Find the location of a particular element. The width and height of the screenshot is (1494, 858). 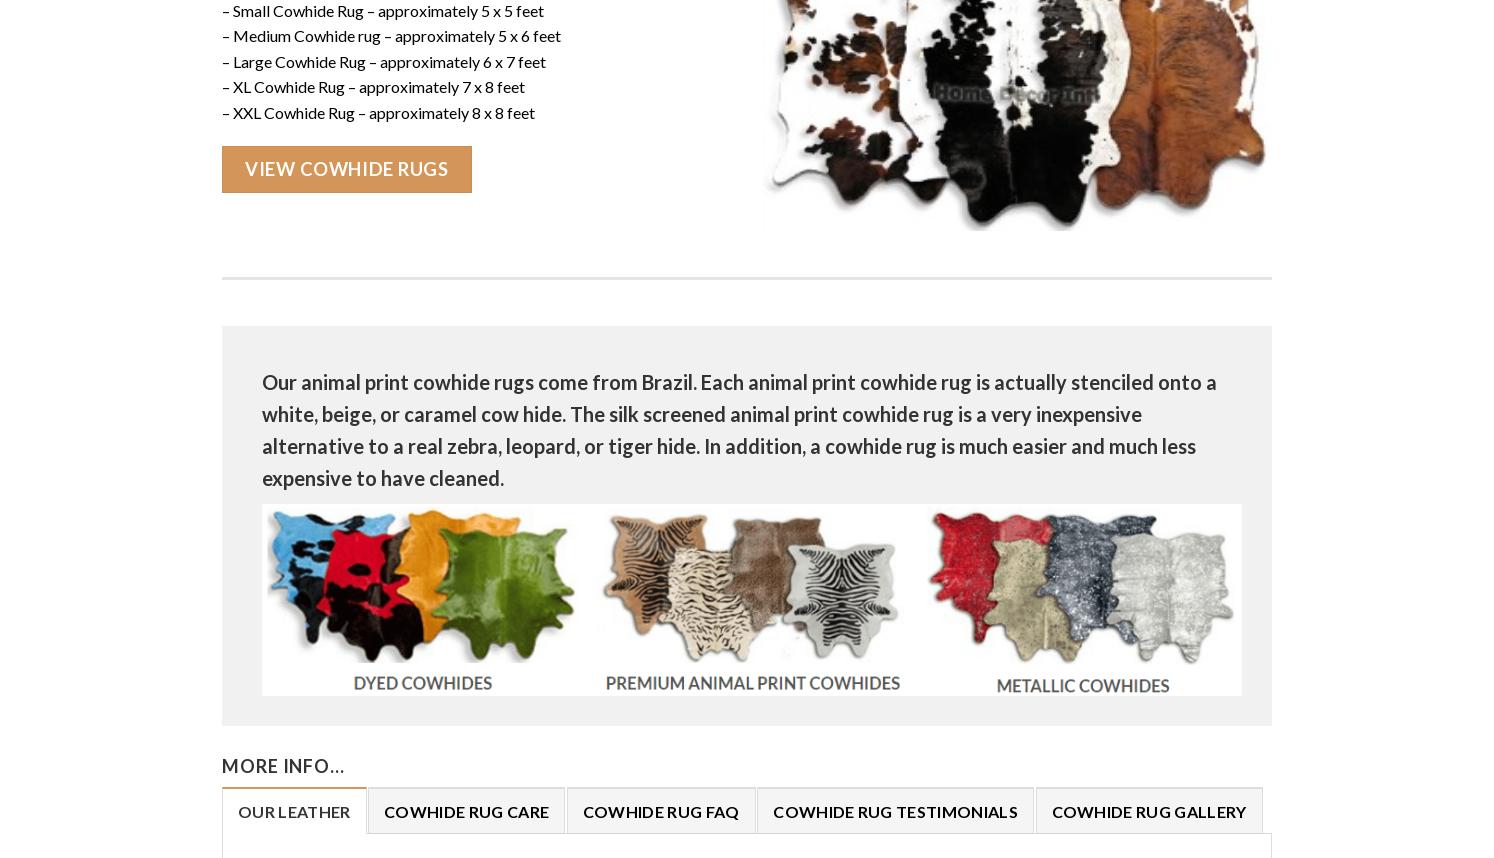

'– XXL Cowhide Rug – approximately 8 x 8 feet' is located at coordinates (378, 112).